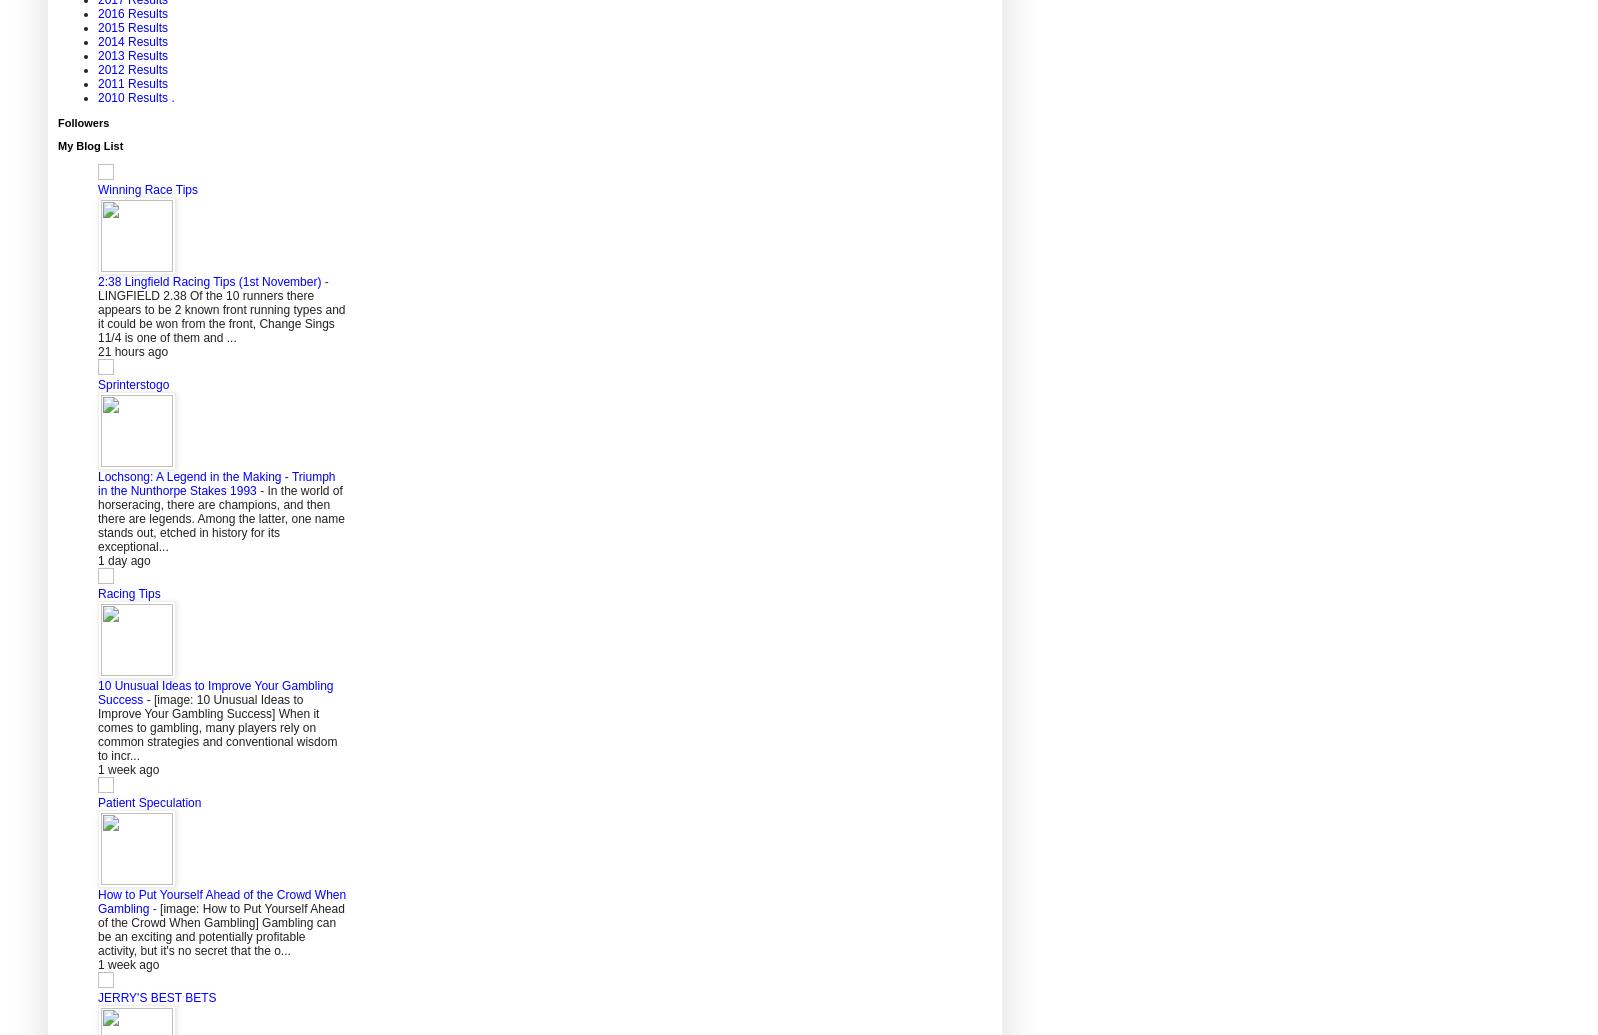 Image resolution: width=1598 pixels, height=1035 pixels. Describe the element at coordinates (89, 146) in the screenshot. I see `'My Blog List'` at that location.